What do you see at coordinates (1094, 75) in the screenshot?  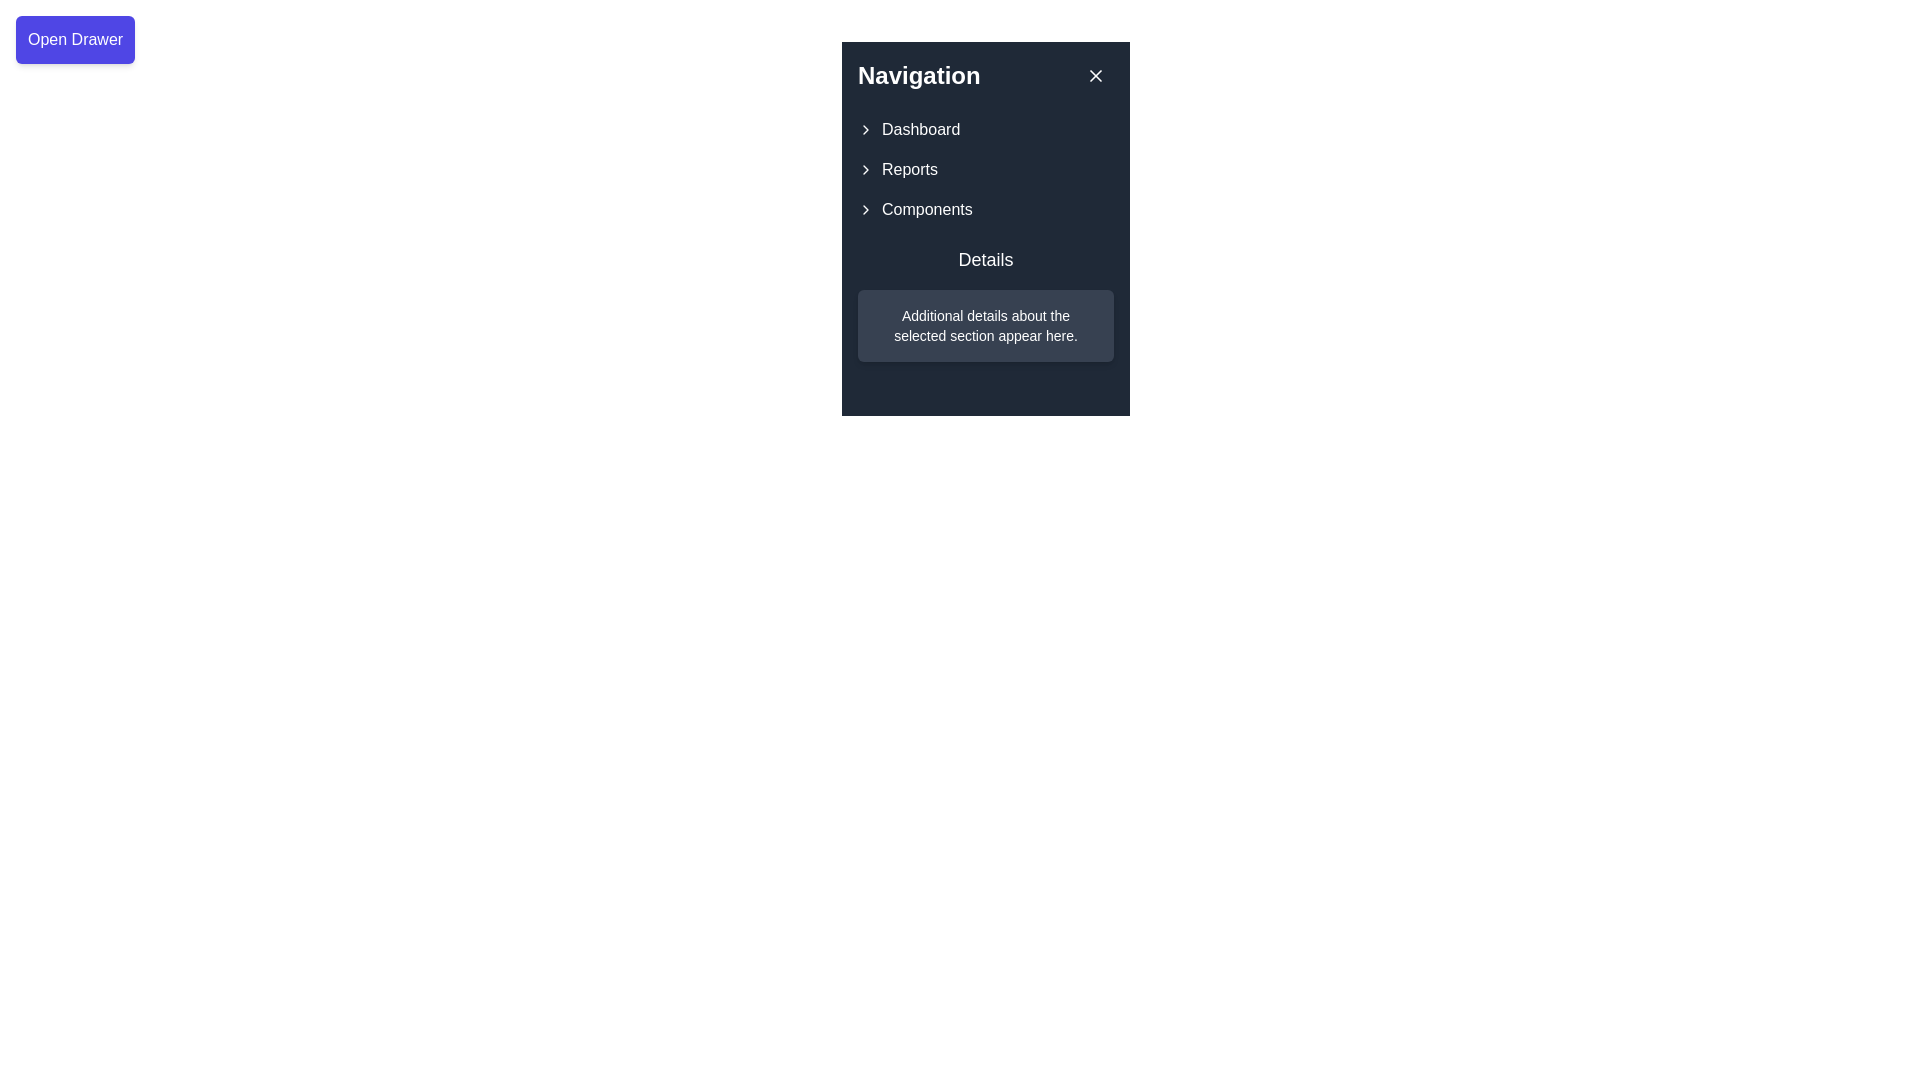 I see `the 'X' shaped close button icon located in the top-right corner of the navigation panel` at bounding box center [1094, 75].